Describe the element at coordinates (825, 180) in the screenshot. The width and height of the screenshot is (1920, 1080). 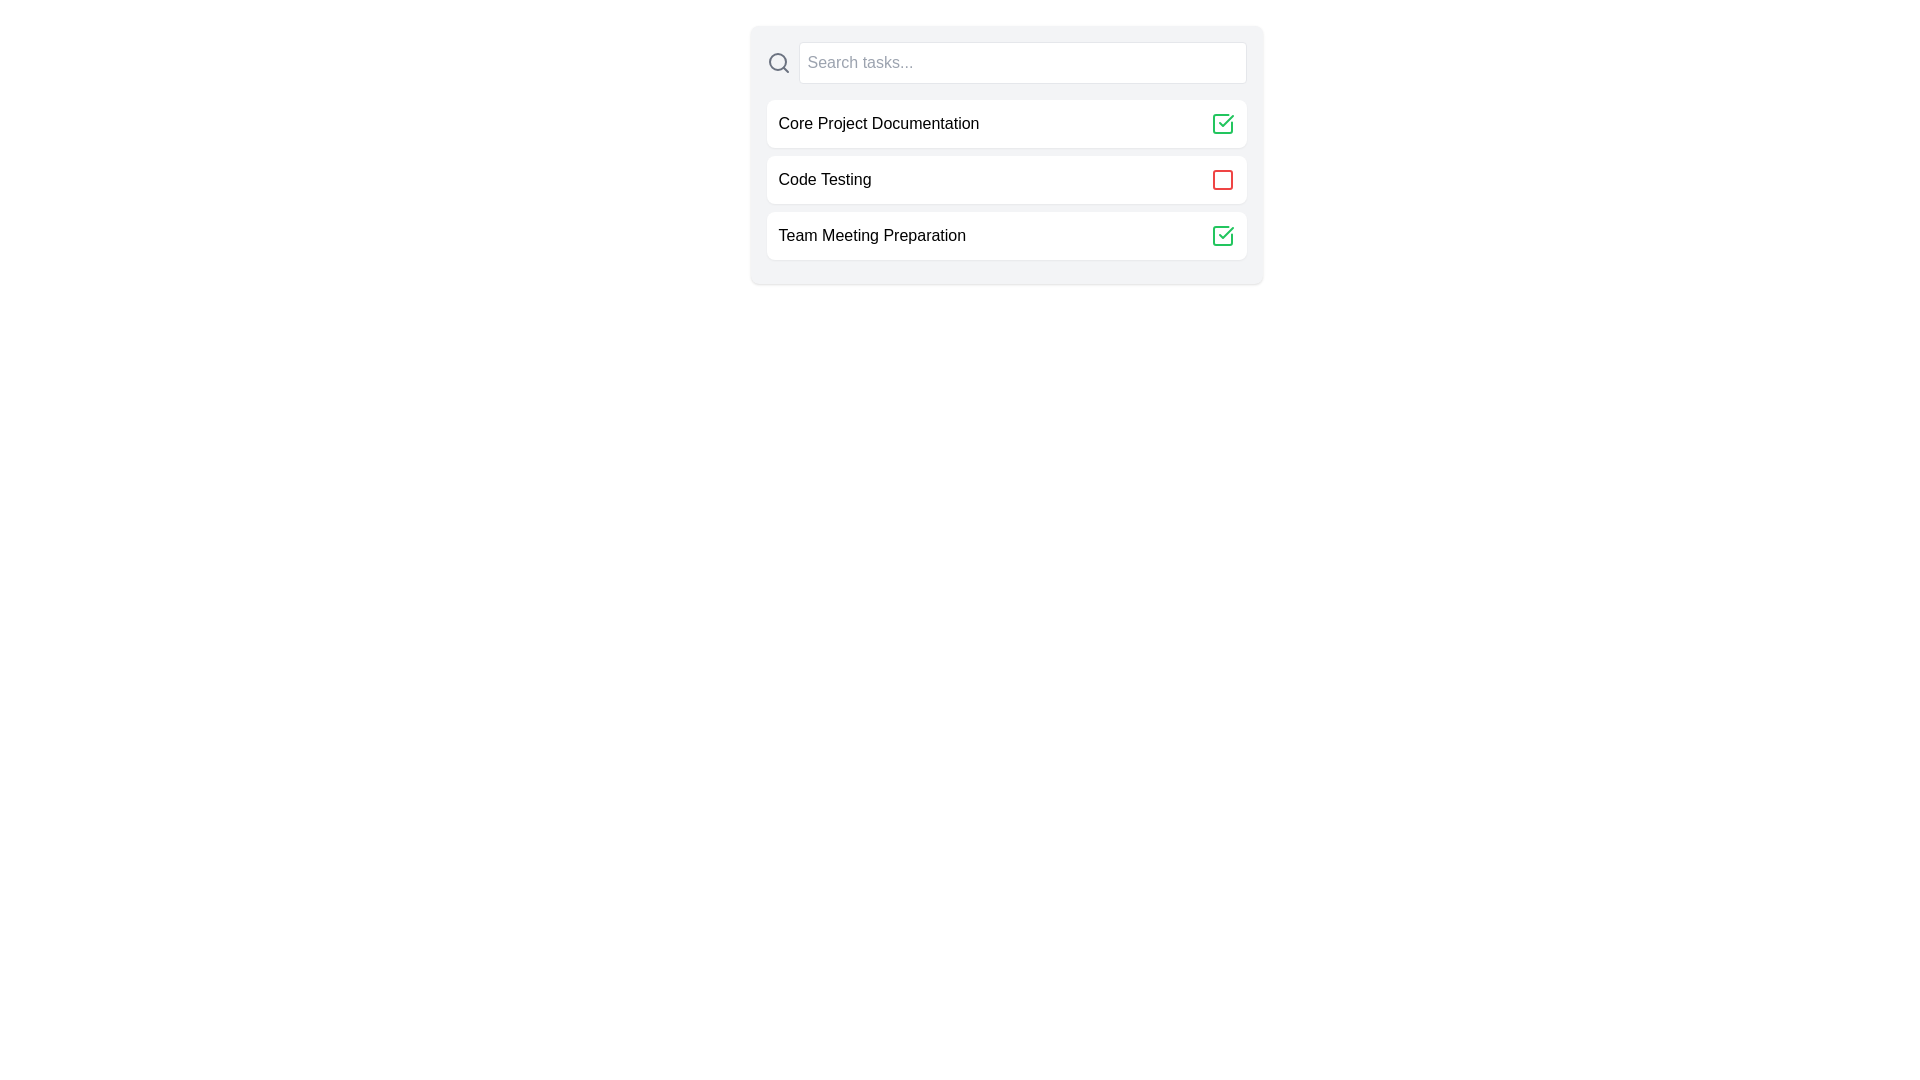
I see `the text of the task named Code Testing to select or highlight it` at that location.